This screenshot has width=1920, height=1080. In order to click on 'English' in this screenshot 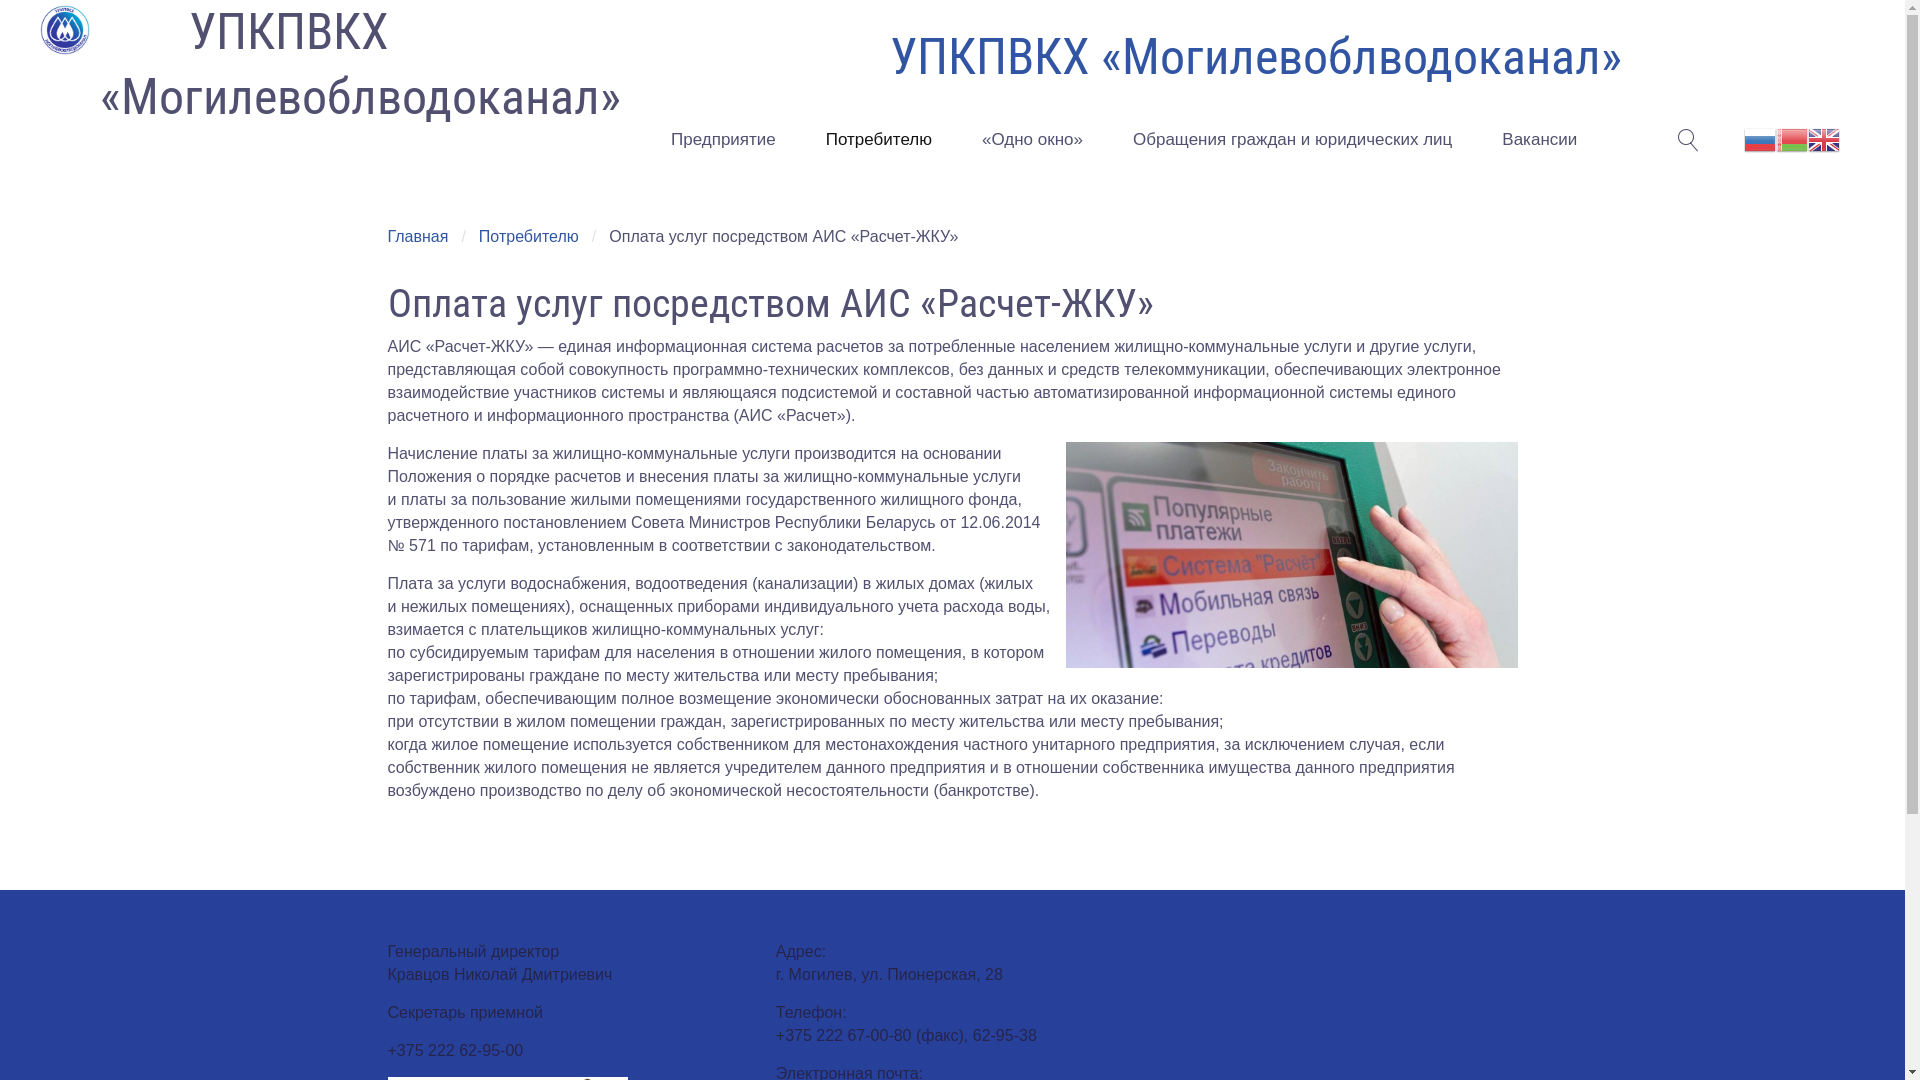, I will do `click(1824, 137)`.